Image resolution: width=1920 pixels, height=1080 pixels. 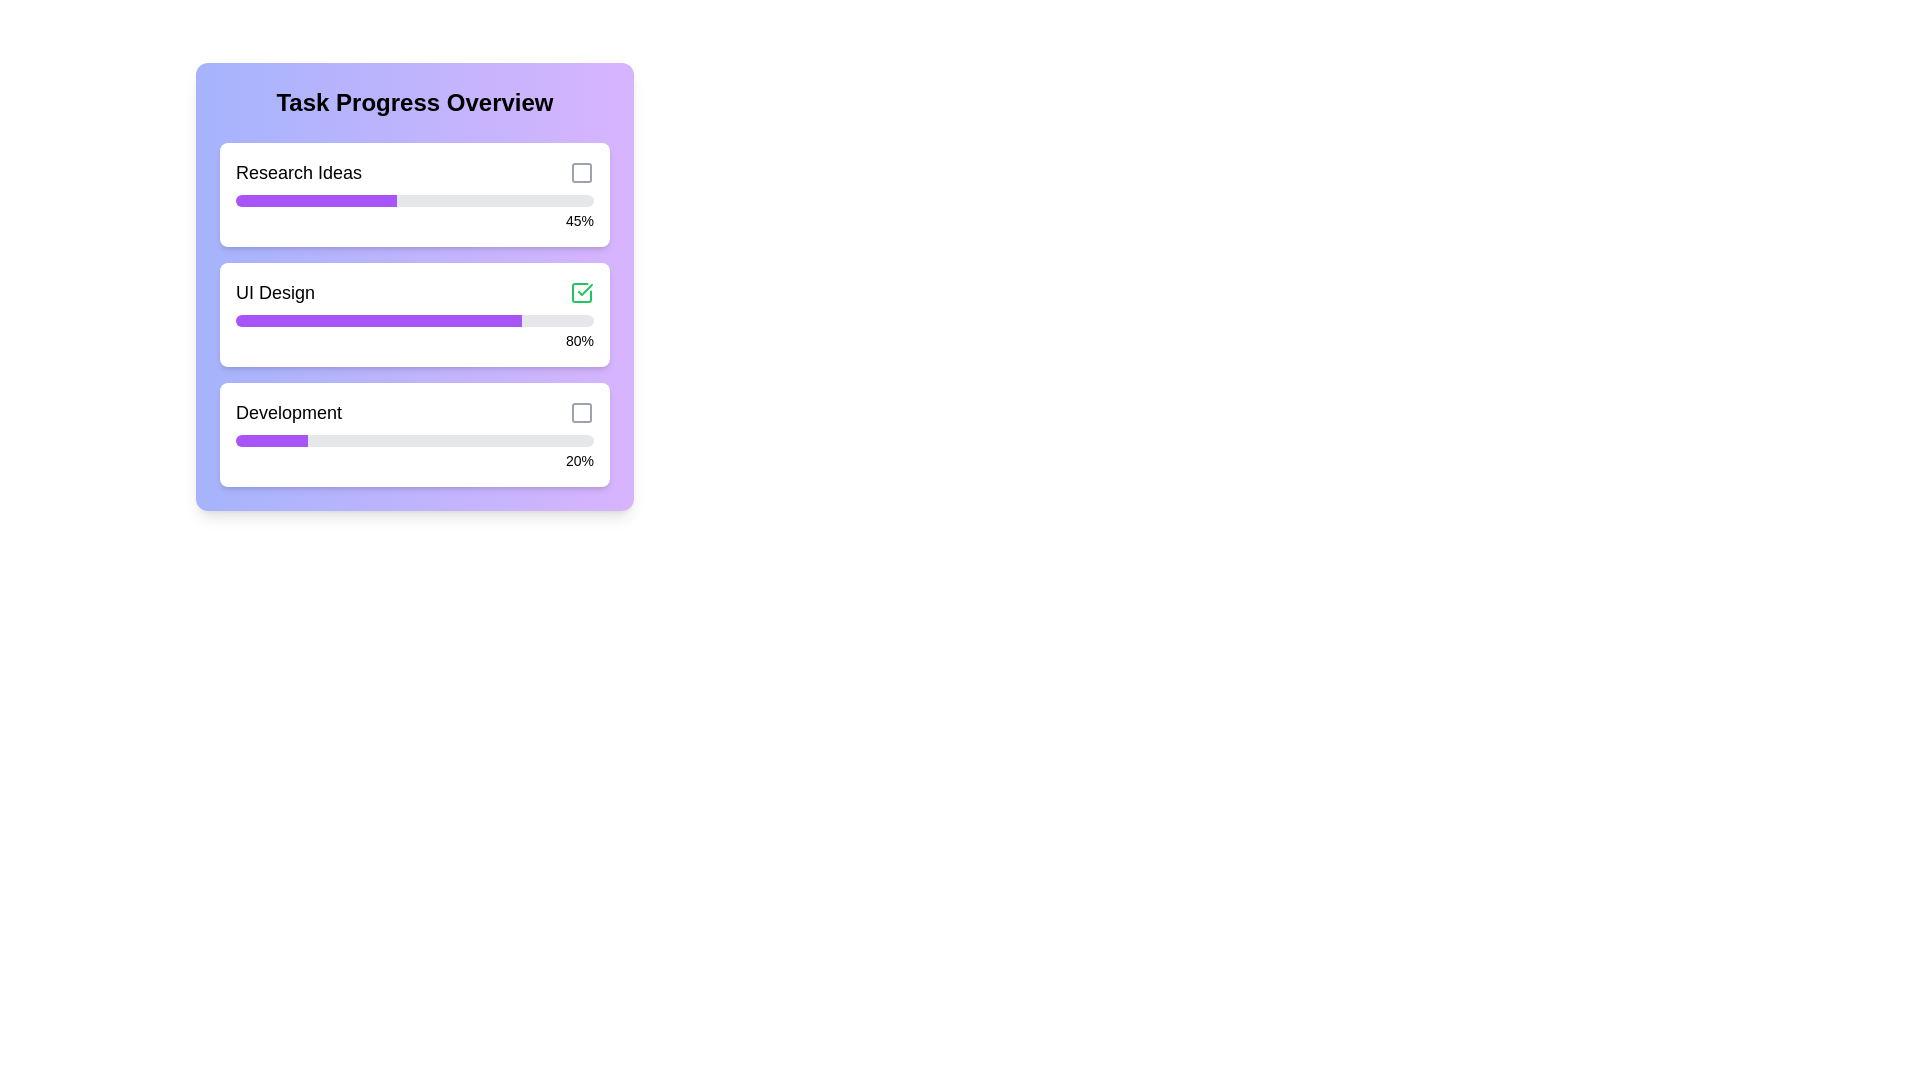 I want to click on the filled segment of the progress bar representing the 'UI Design' task, which is located within the 'Task Progress Overview' list as the second item, so click(x=379, y=319).